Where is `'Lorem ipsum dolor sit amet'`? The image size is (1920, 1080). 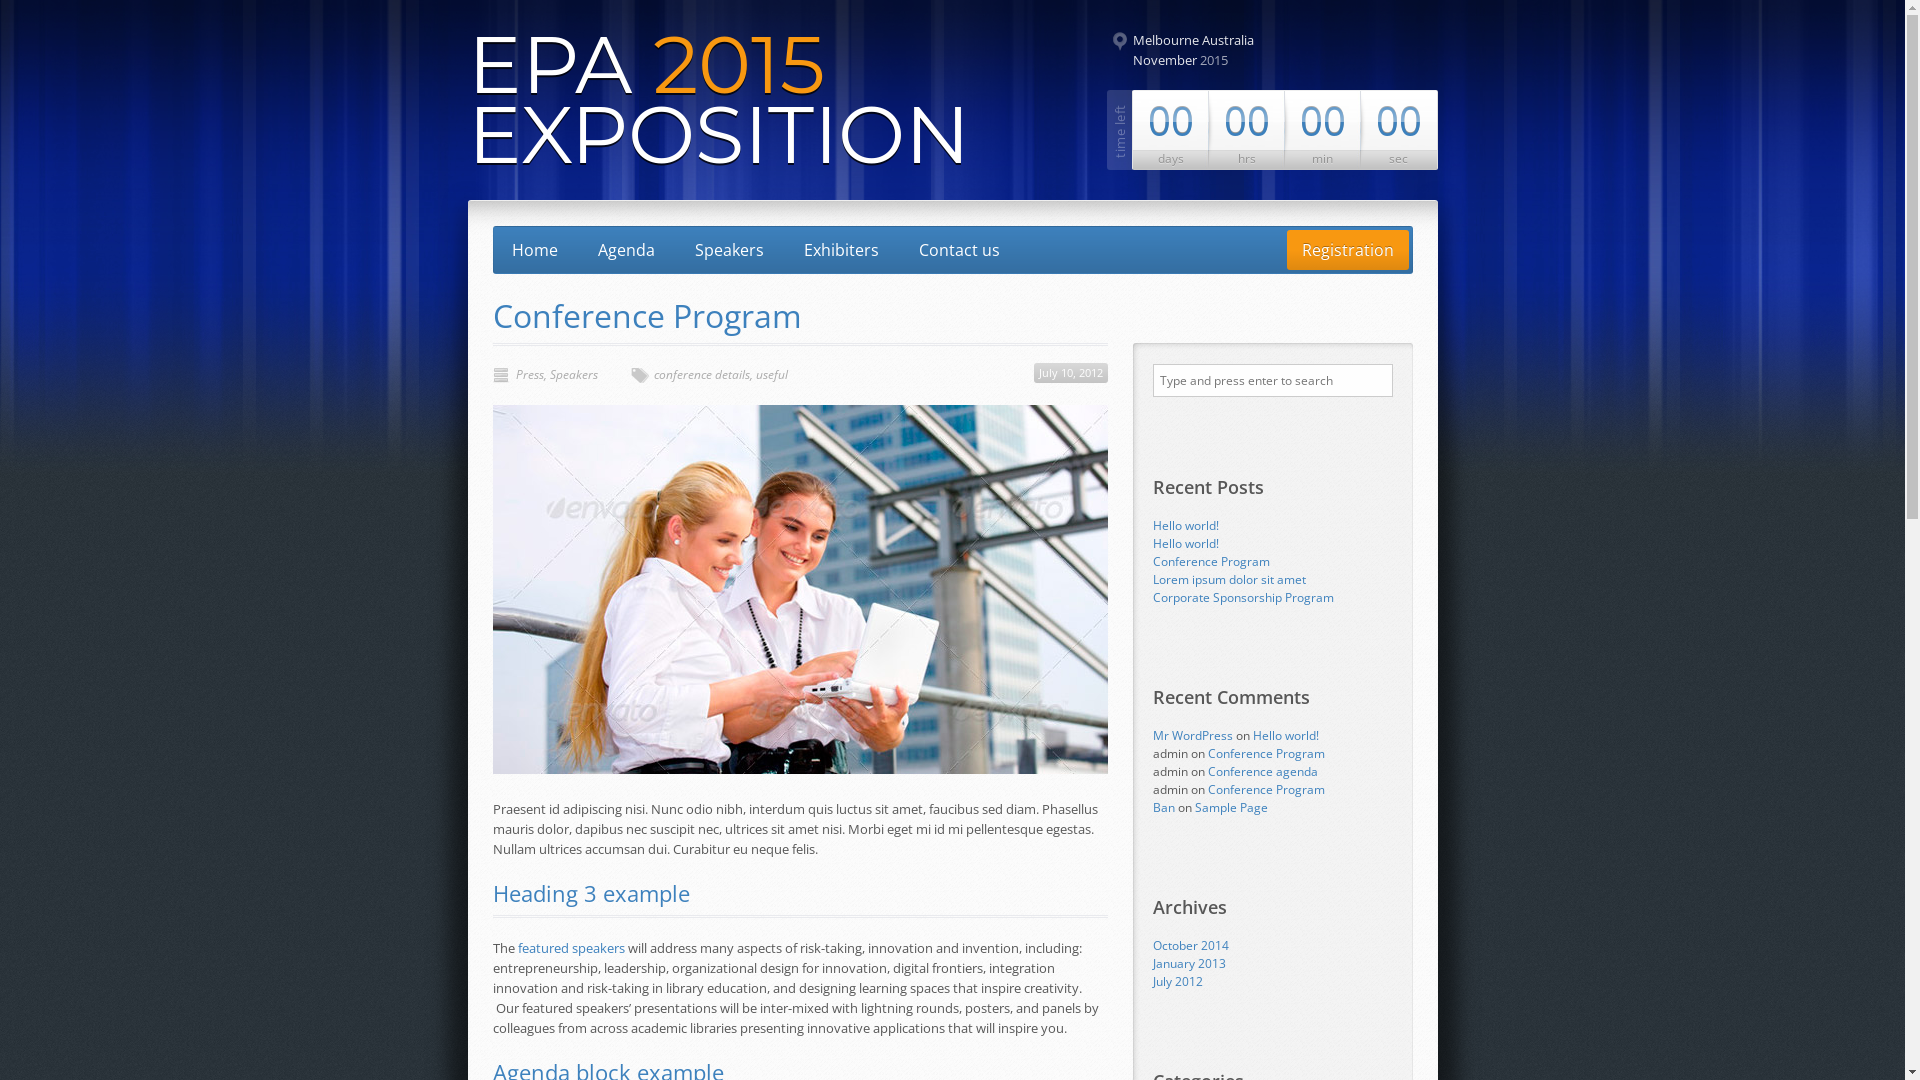
'Lorem ipsum dolor sit amet' is located at coordinates (1227, 579).